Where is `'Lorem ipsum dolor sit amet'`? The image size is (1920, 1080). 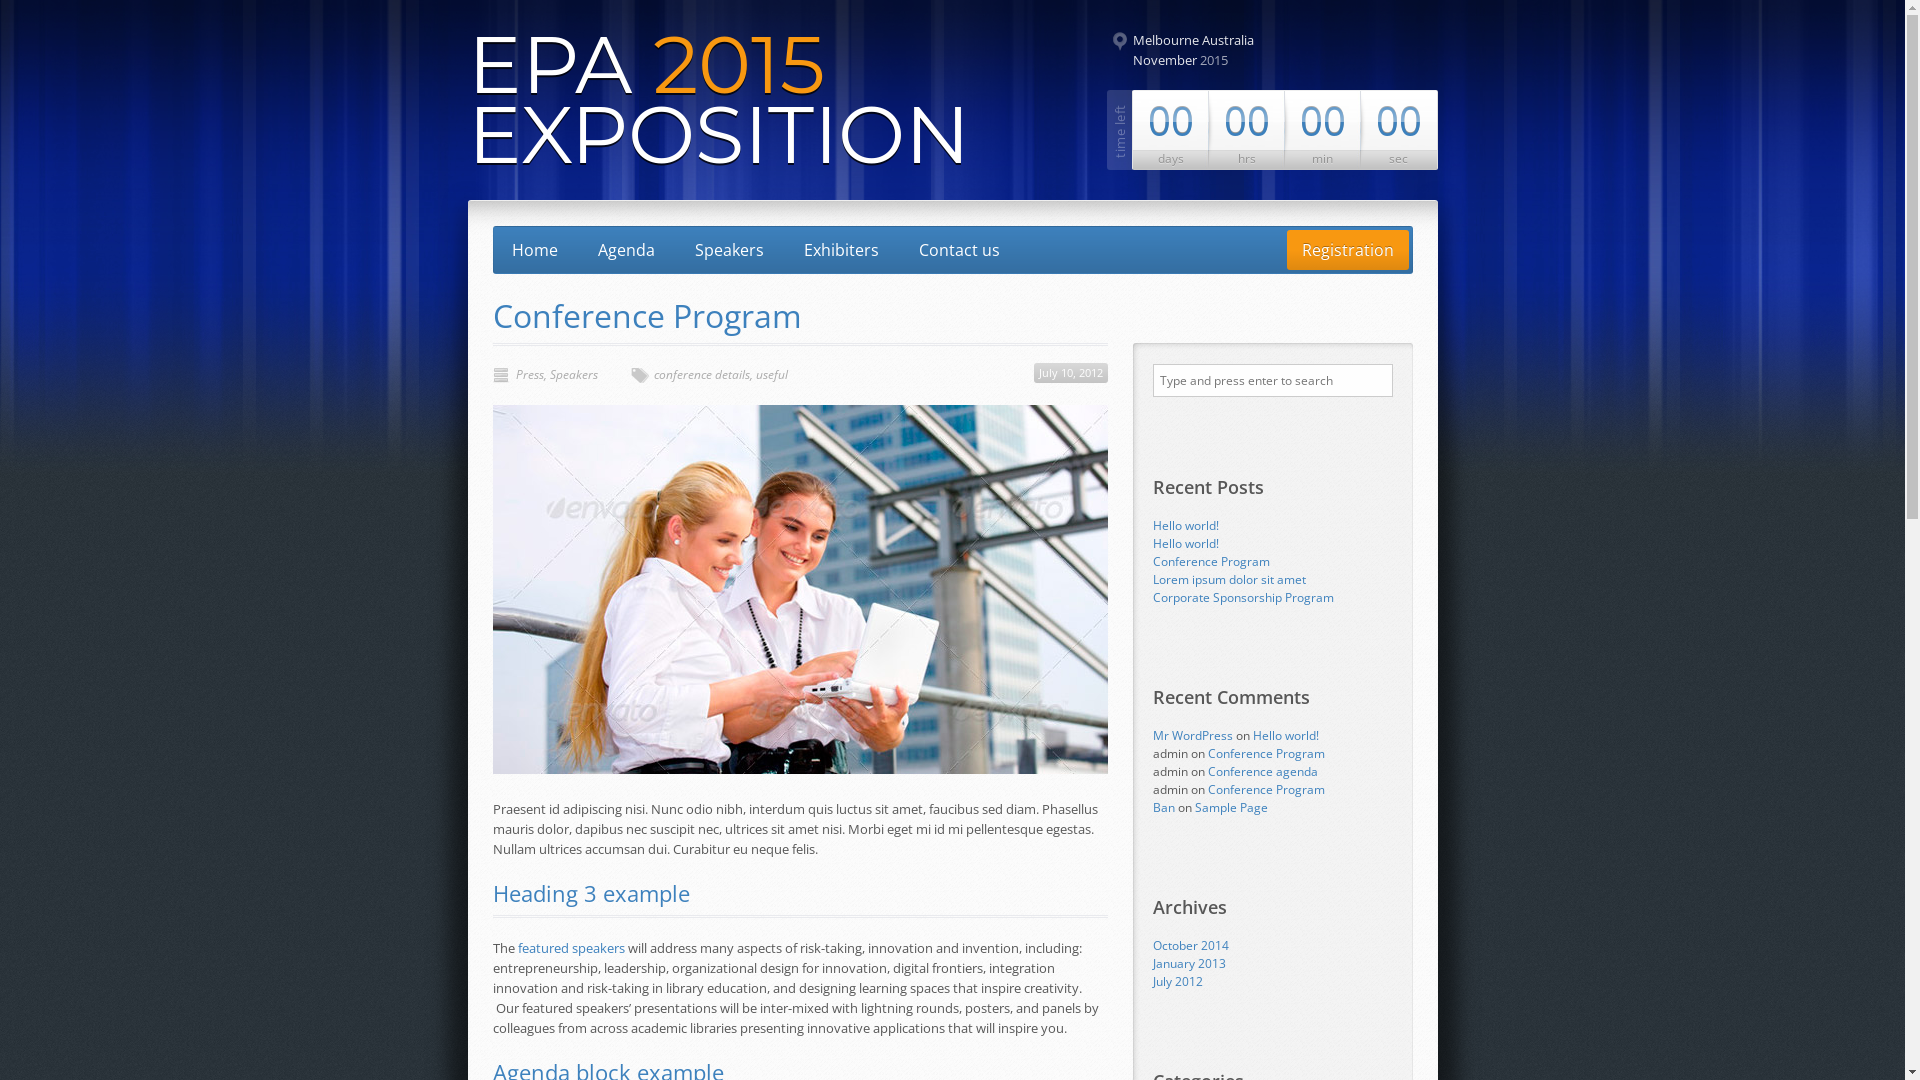
'Lorem ipsum dolor sit amet' is located at coordinates (1227, 579).